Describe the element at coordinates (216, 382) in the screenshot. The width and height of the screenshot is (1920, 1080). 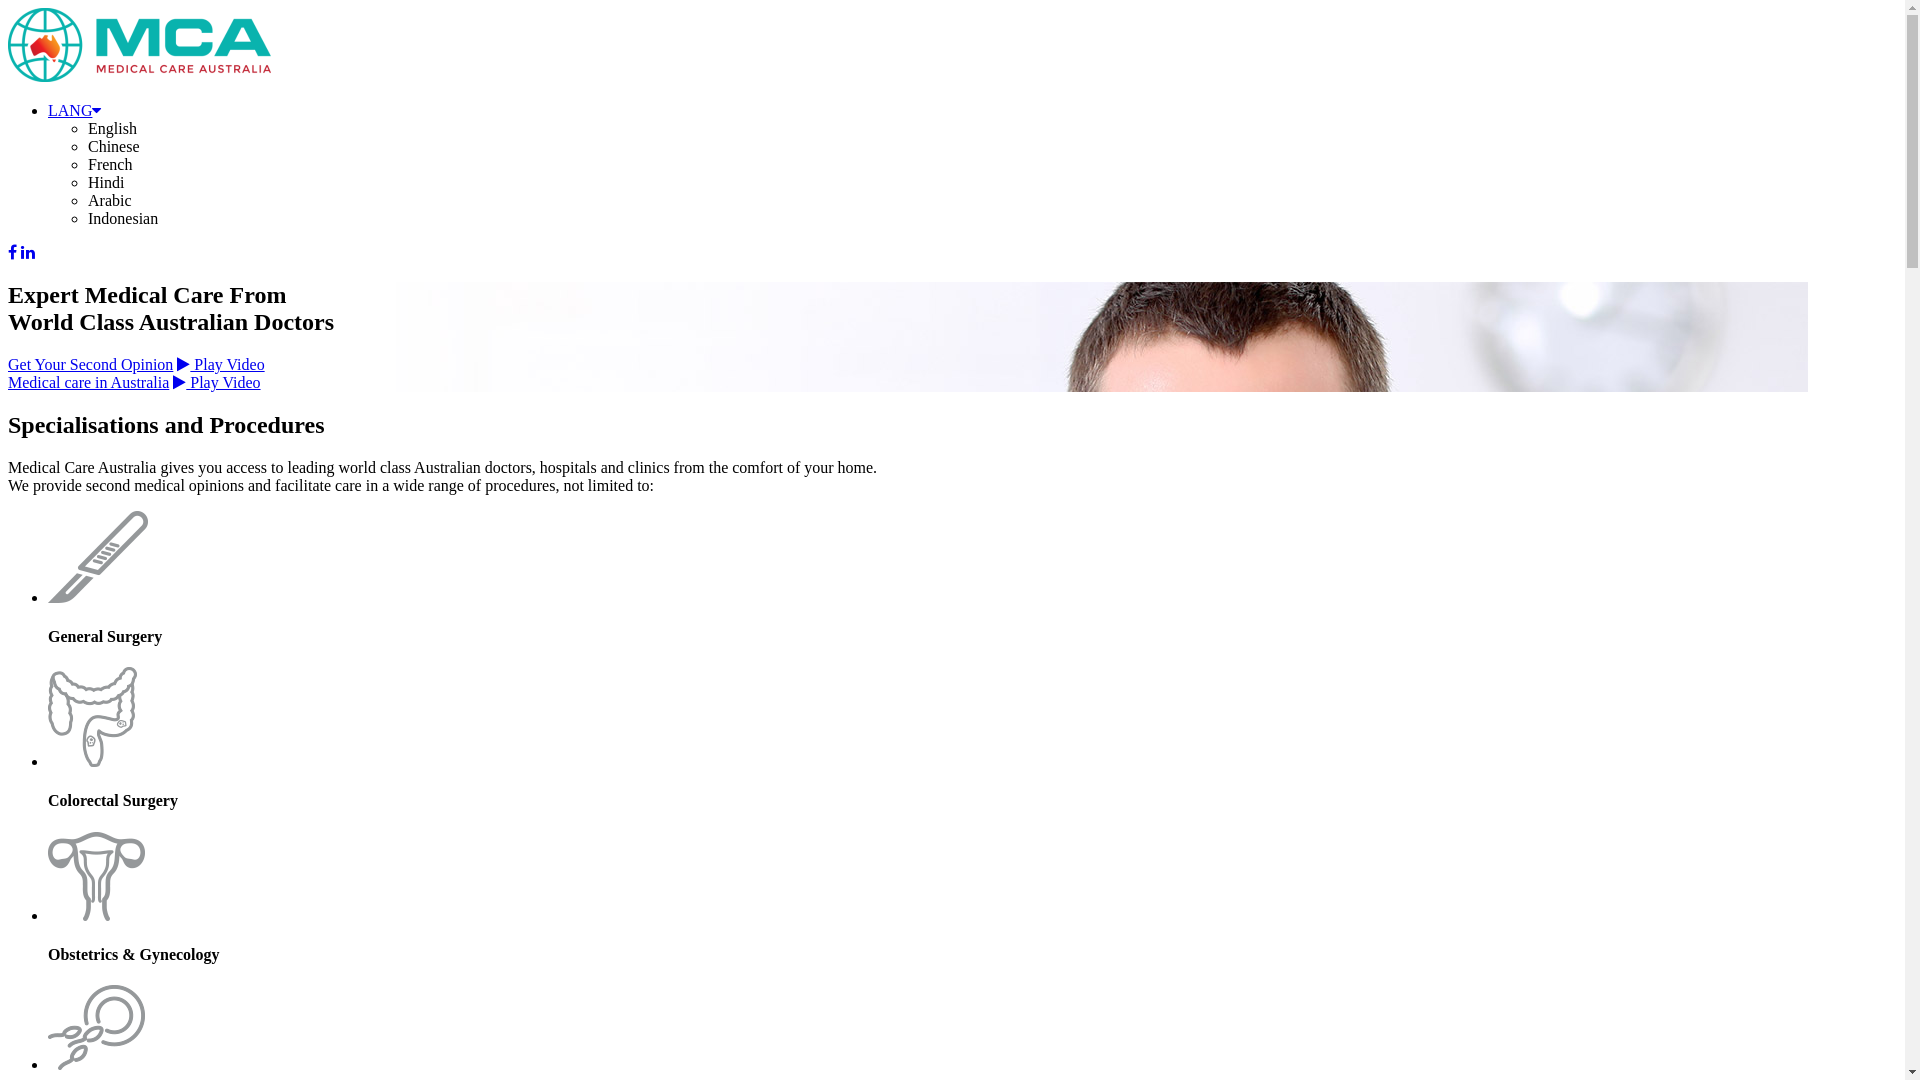
I see `'Play Video'` at that location.